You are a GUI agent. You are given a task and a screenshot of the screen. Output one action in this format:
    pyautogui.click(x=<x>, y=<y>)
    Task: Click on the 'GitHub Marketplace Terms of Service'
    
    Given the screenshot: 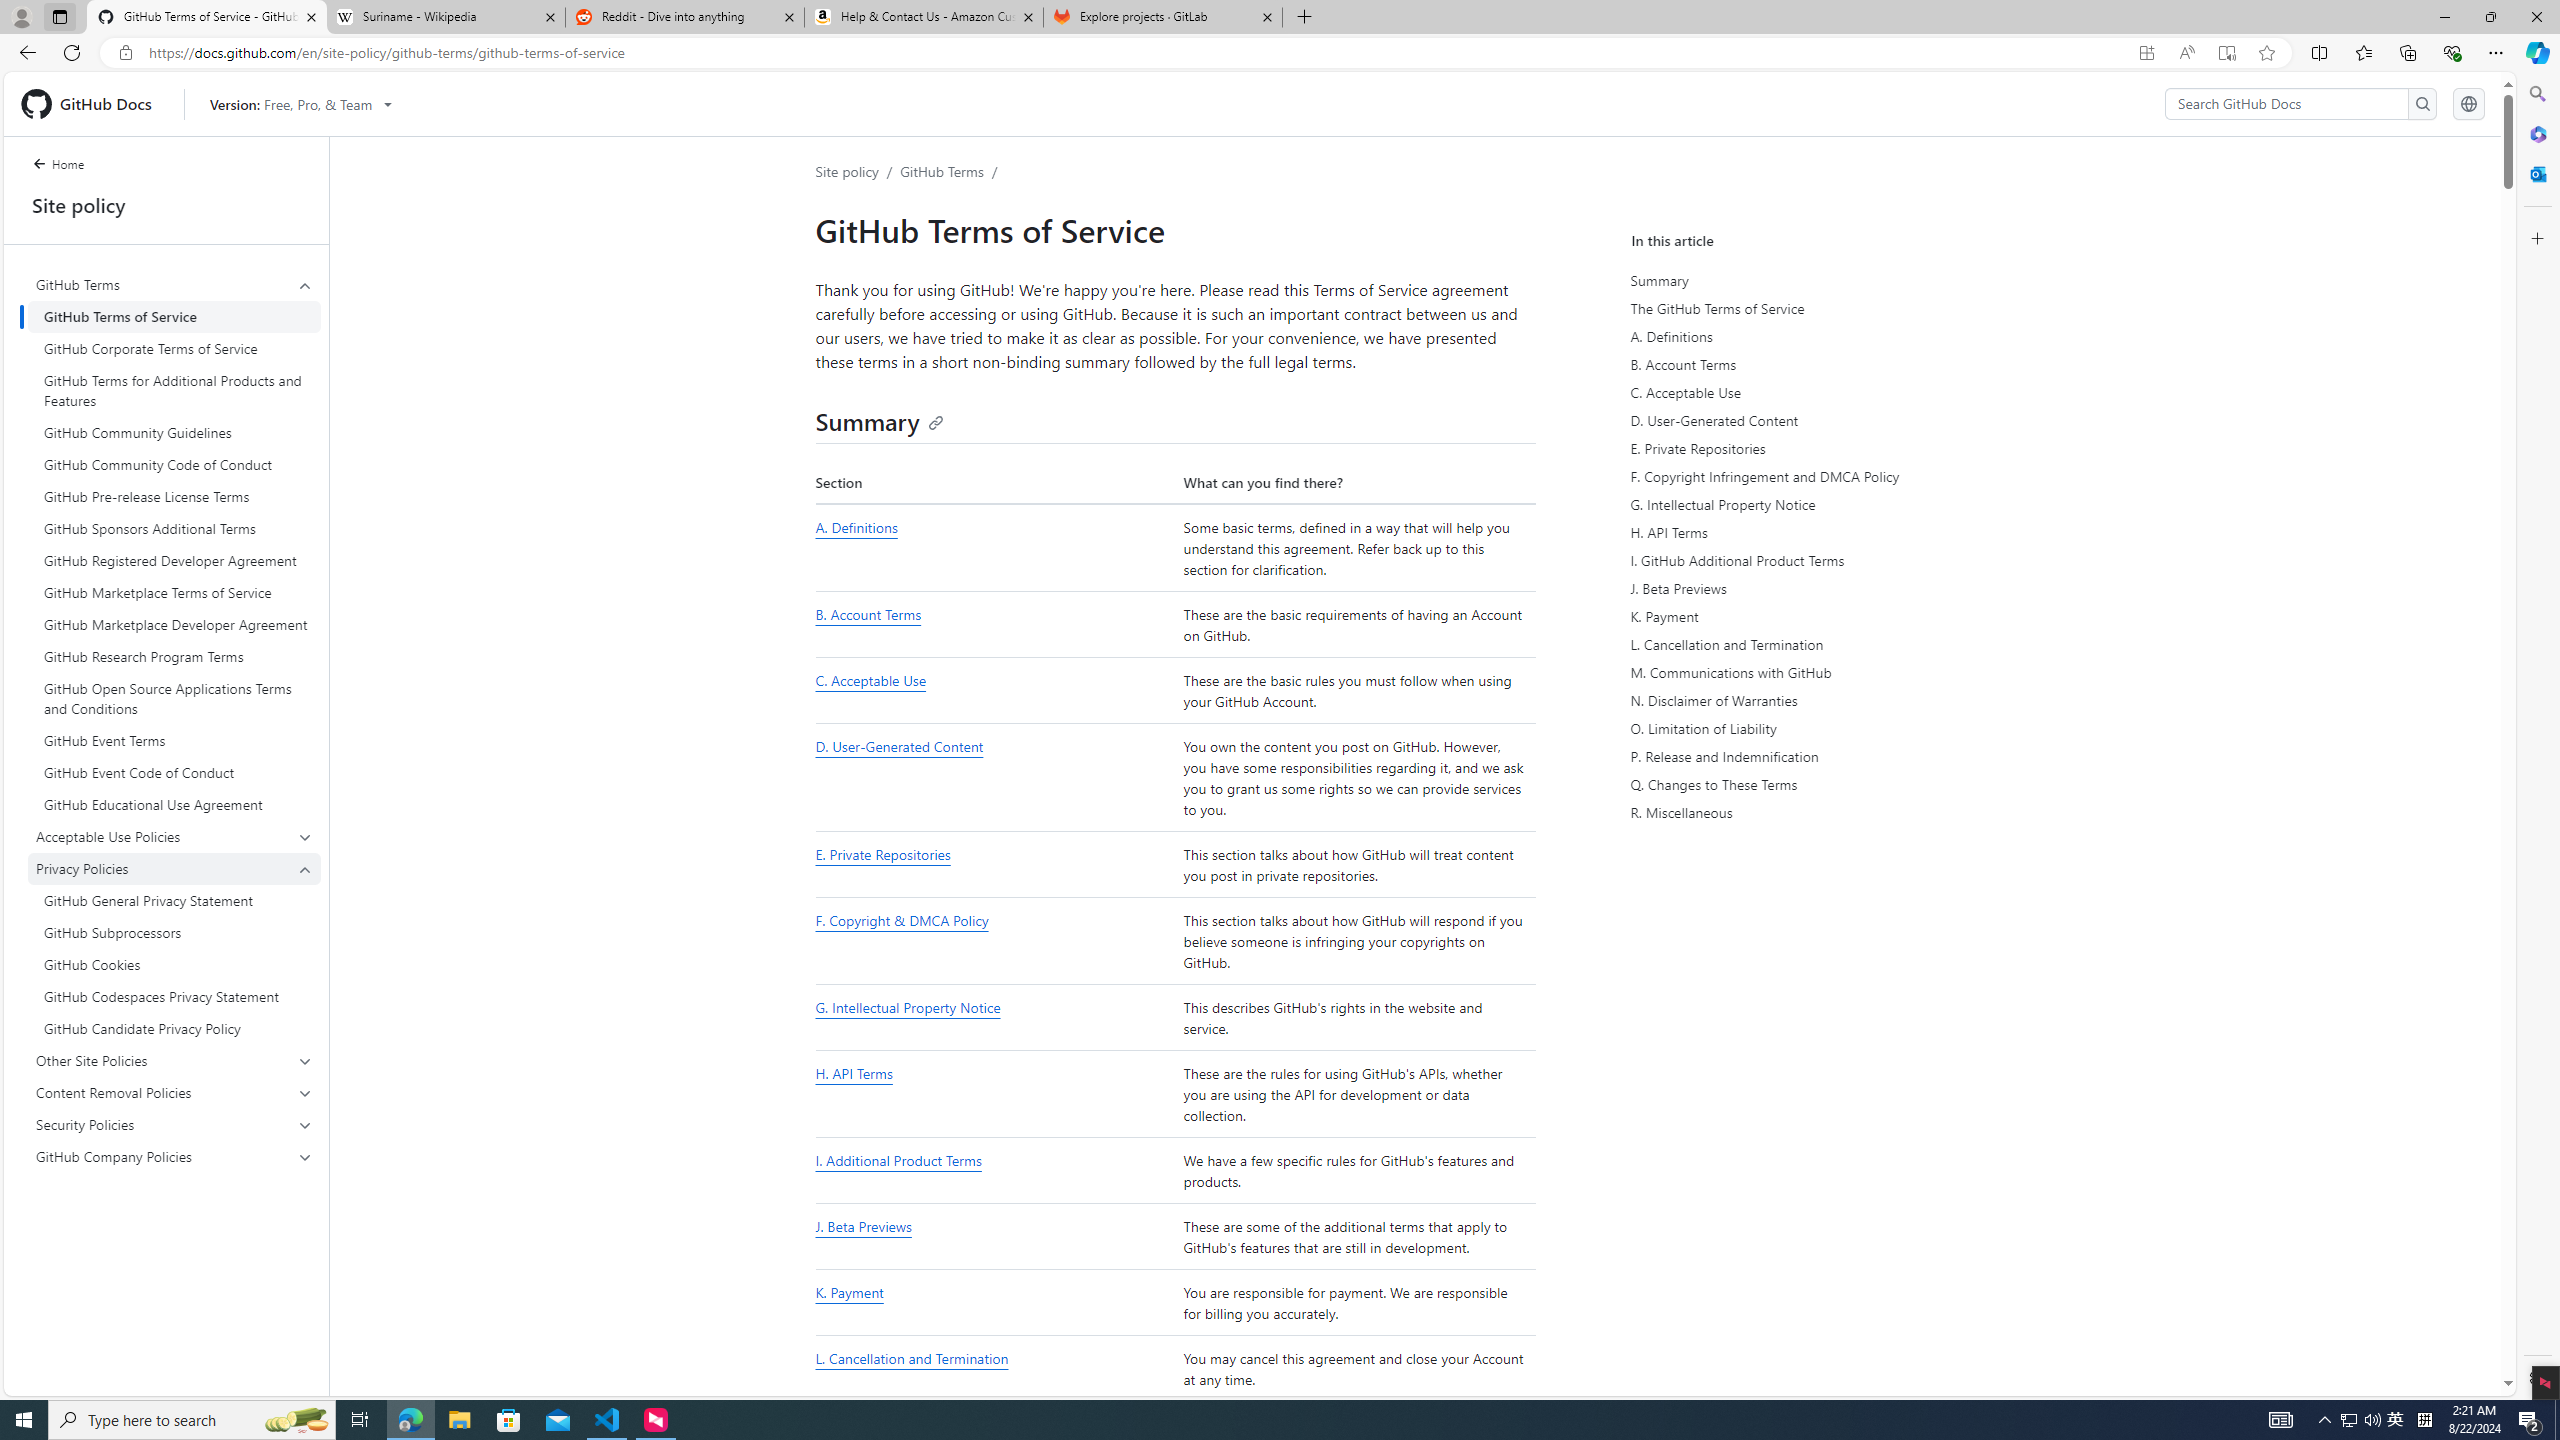 What is the action you would take?
    pyautogui.click(x=174, y=593)
    